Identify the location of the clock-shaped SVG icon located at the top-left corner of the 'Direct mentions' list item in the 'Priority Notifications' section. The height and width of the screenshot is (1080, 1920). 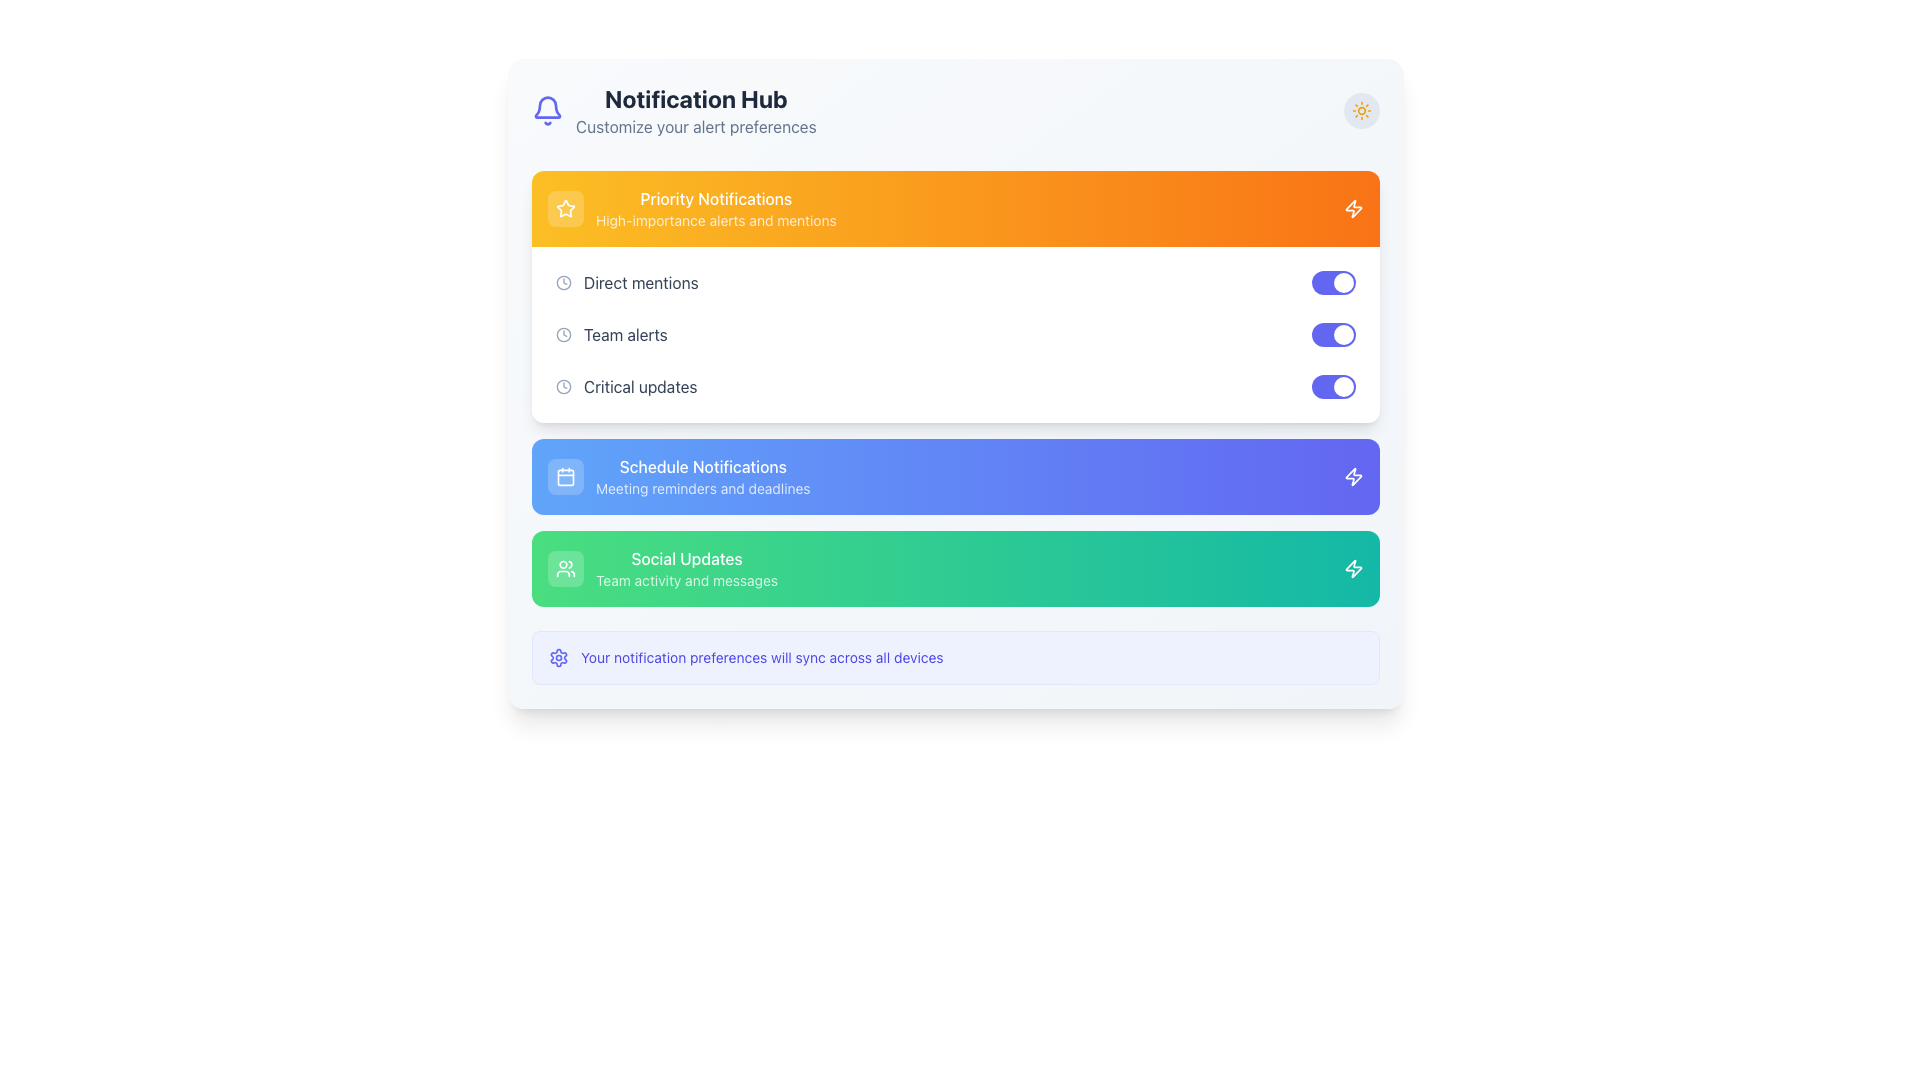
(563, 282).